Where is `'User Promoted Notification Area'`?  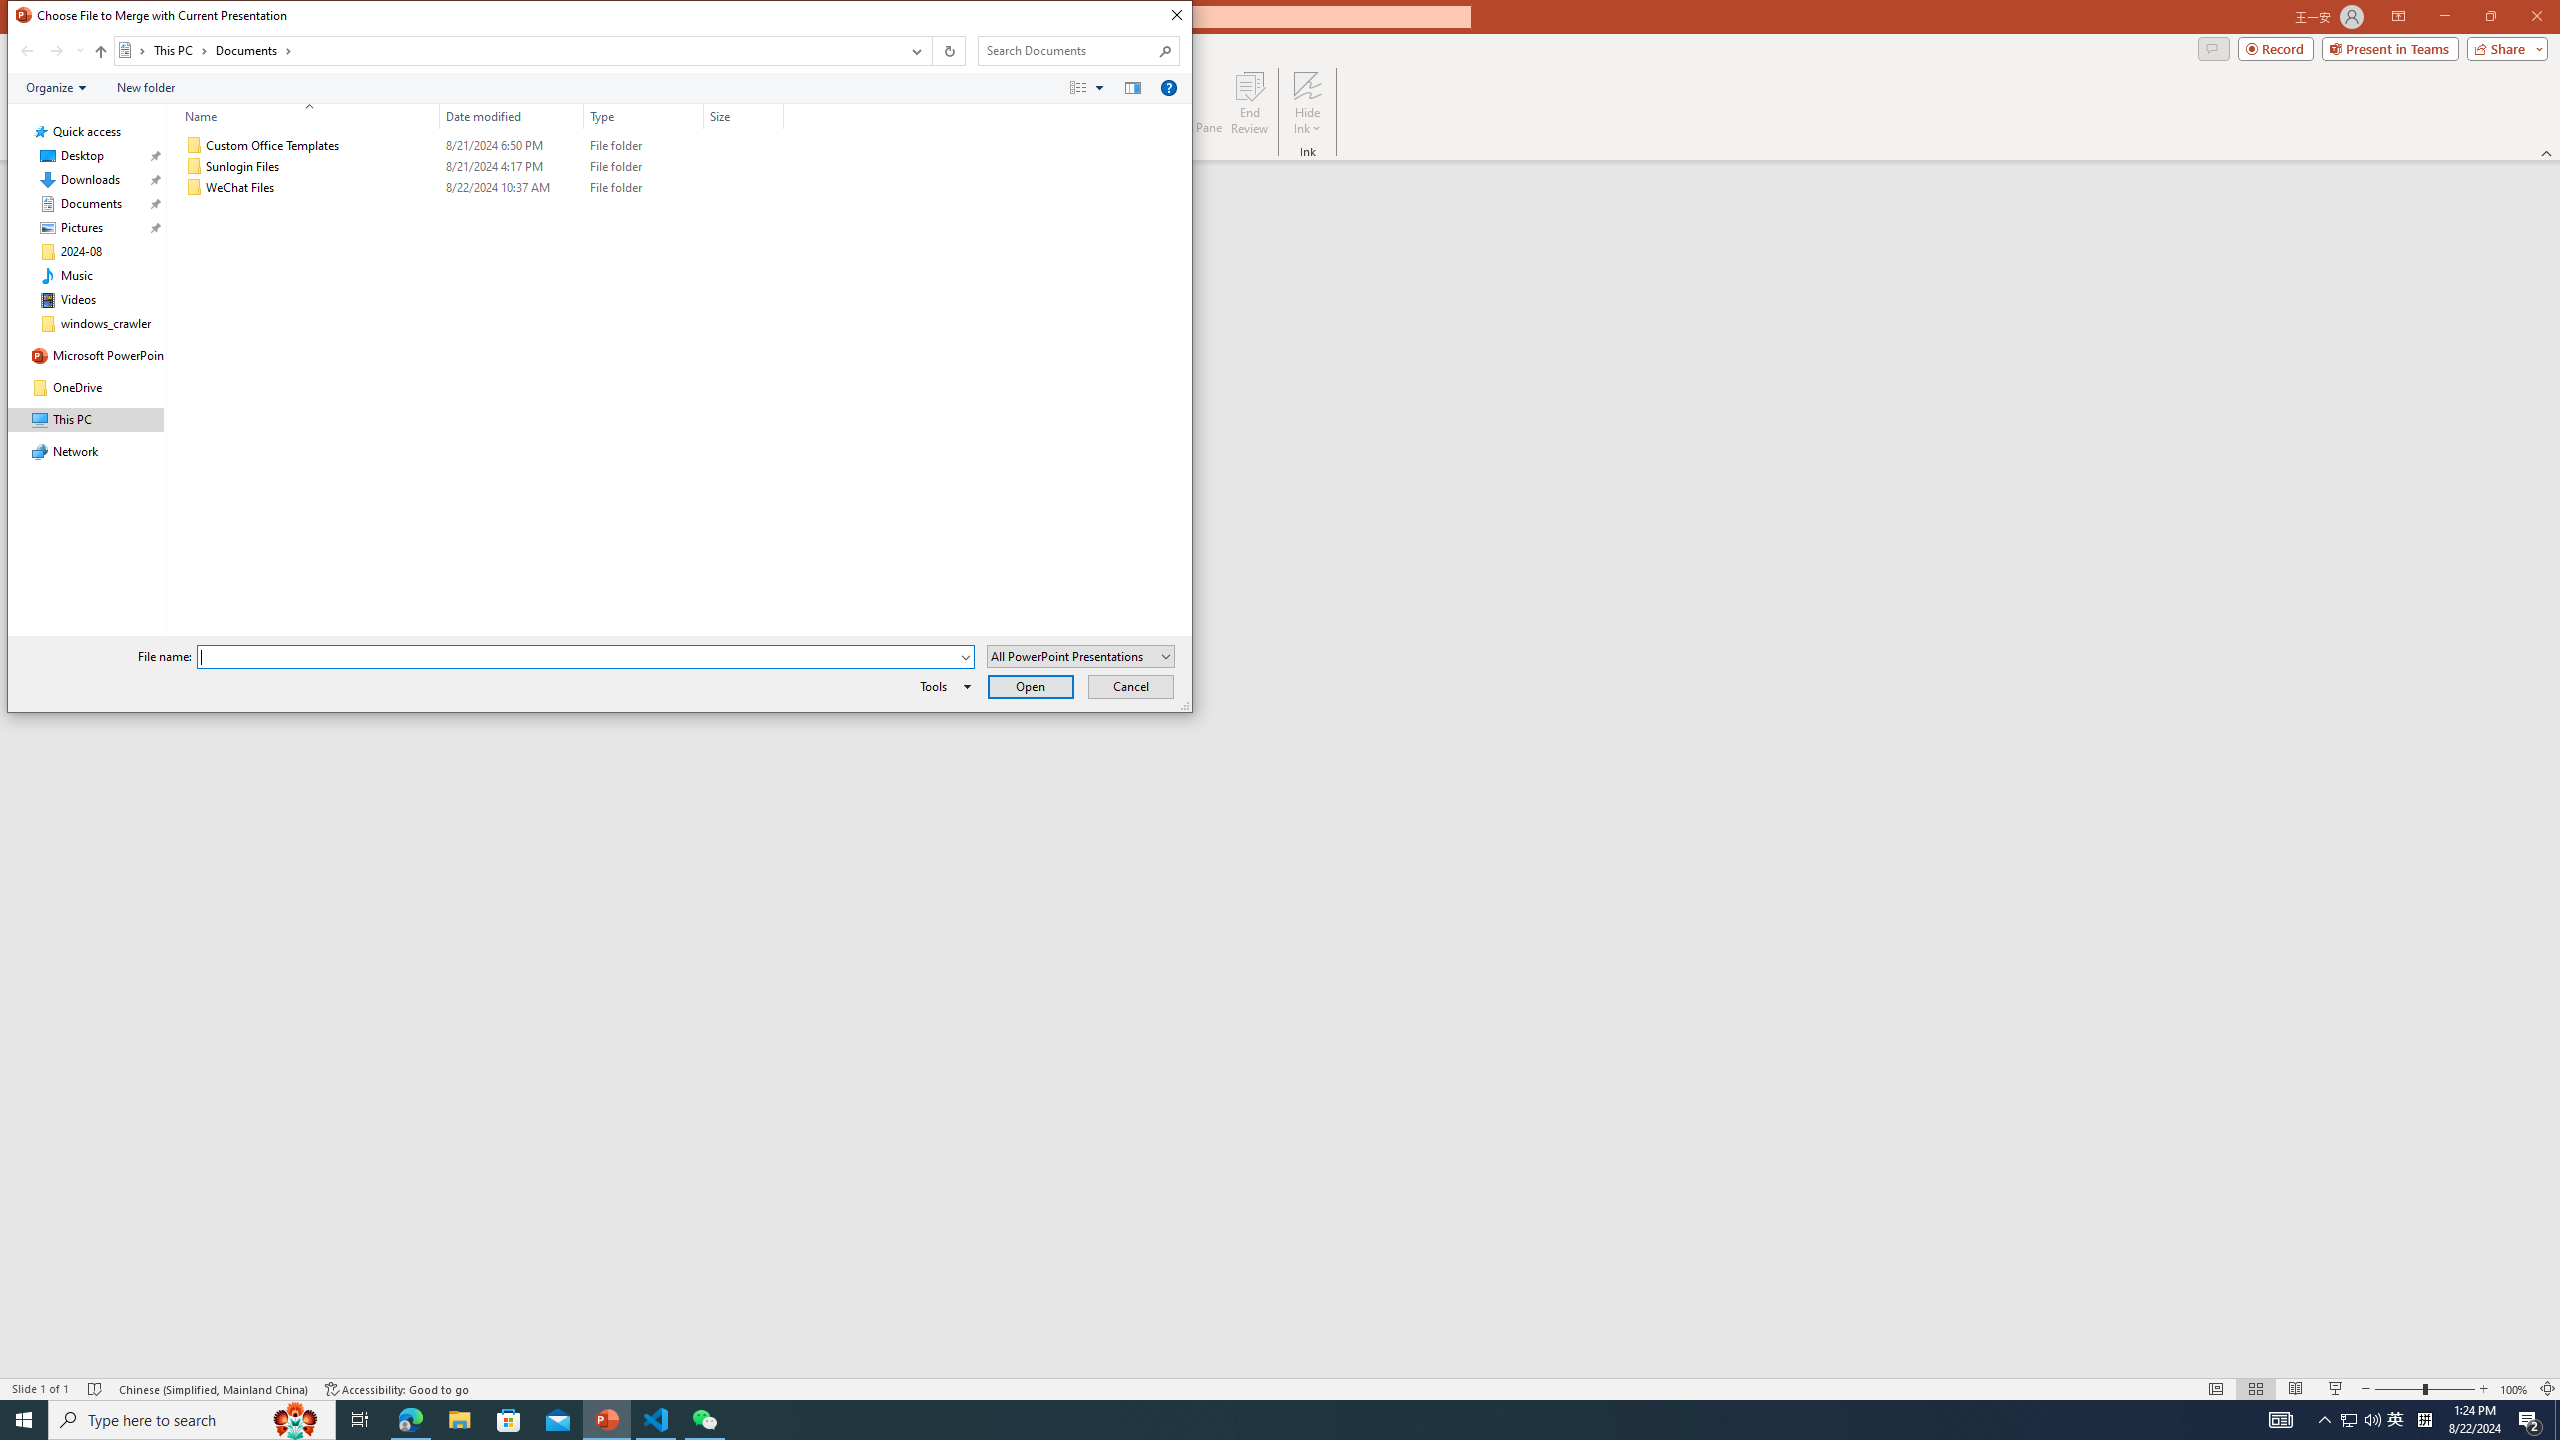 'User Promoted Notification Area' is located at coordinates (2360, 1418).